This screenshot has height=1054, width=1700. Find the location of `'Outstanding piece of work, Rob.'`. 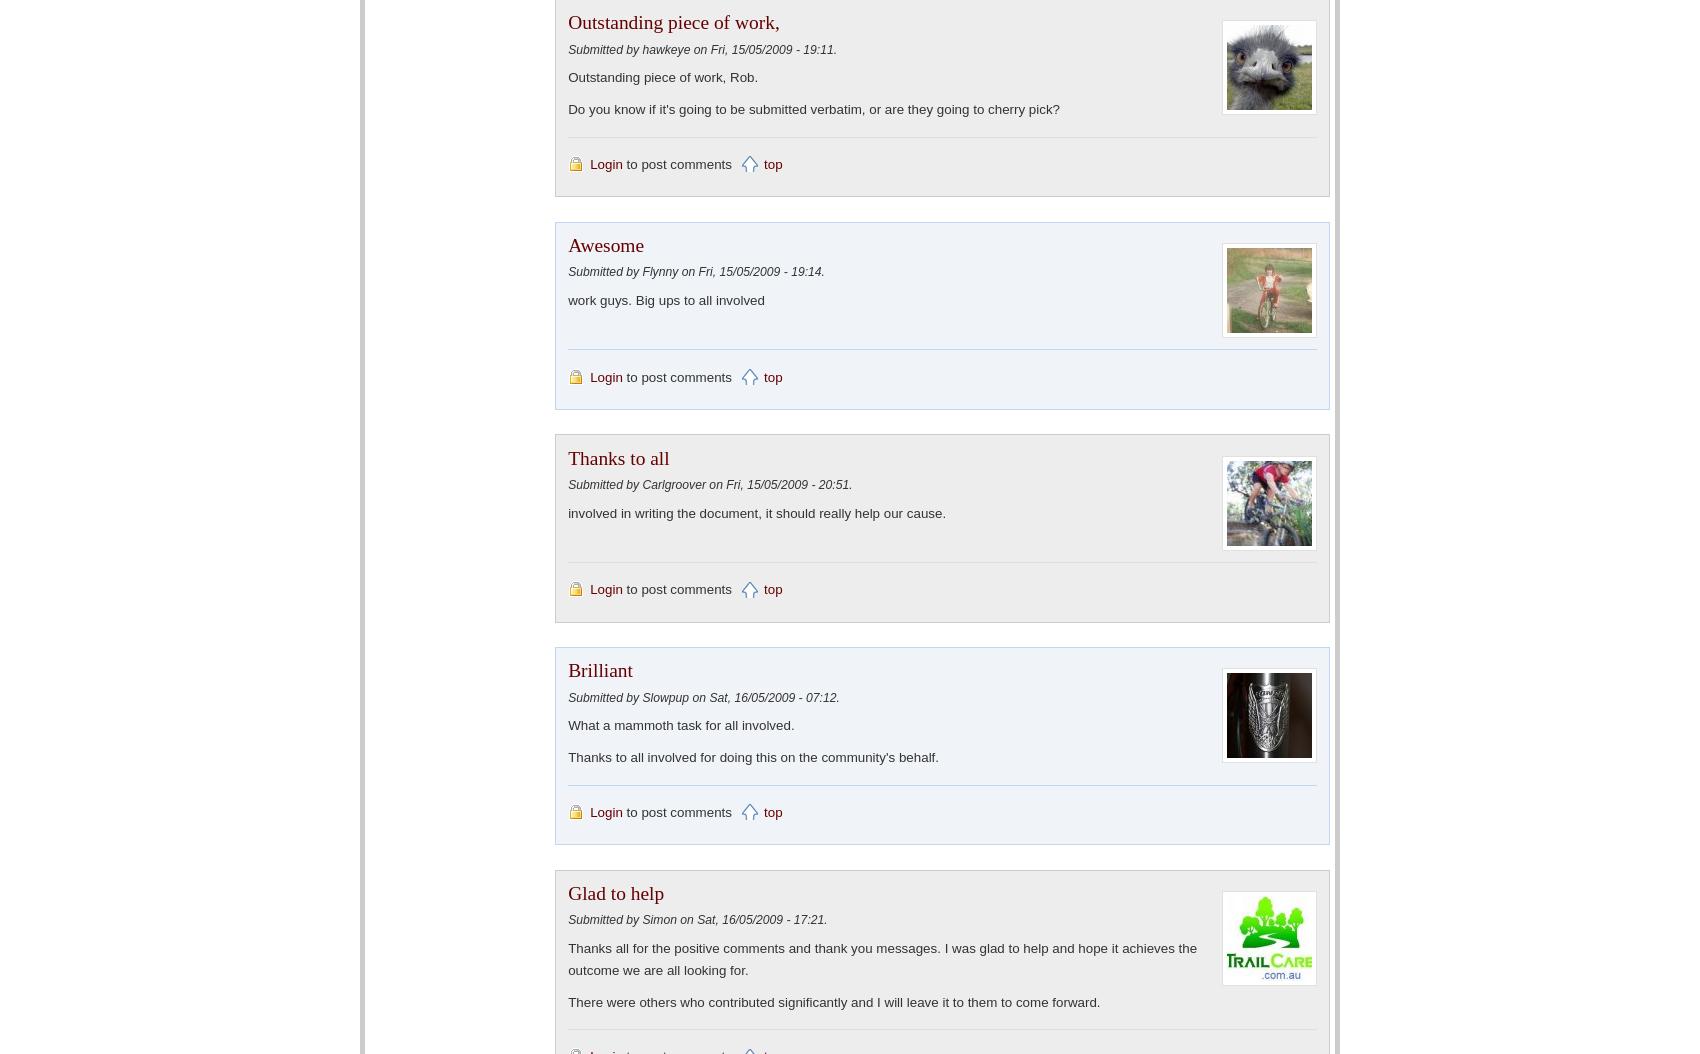

'Outstanding piece of work, Rob.' is located at coordinates (663, 76).